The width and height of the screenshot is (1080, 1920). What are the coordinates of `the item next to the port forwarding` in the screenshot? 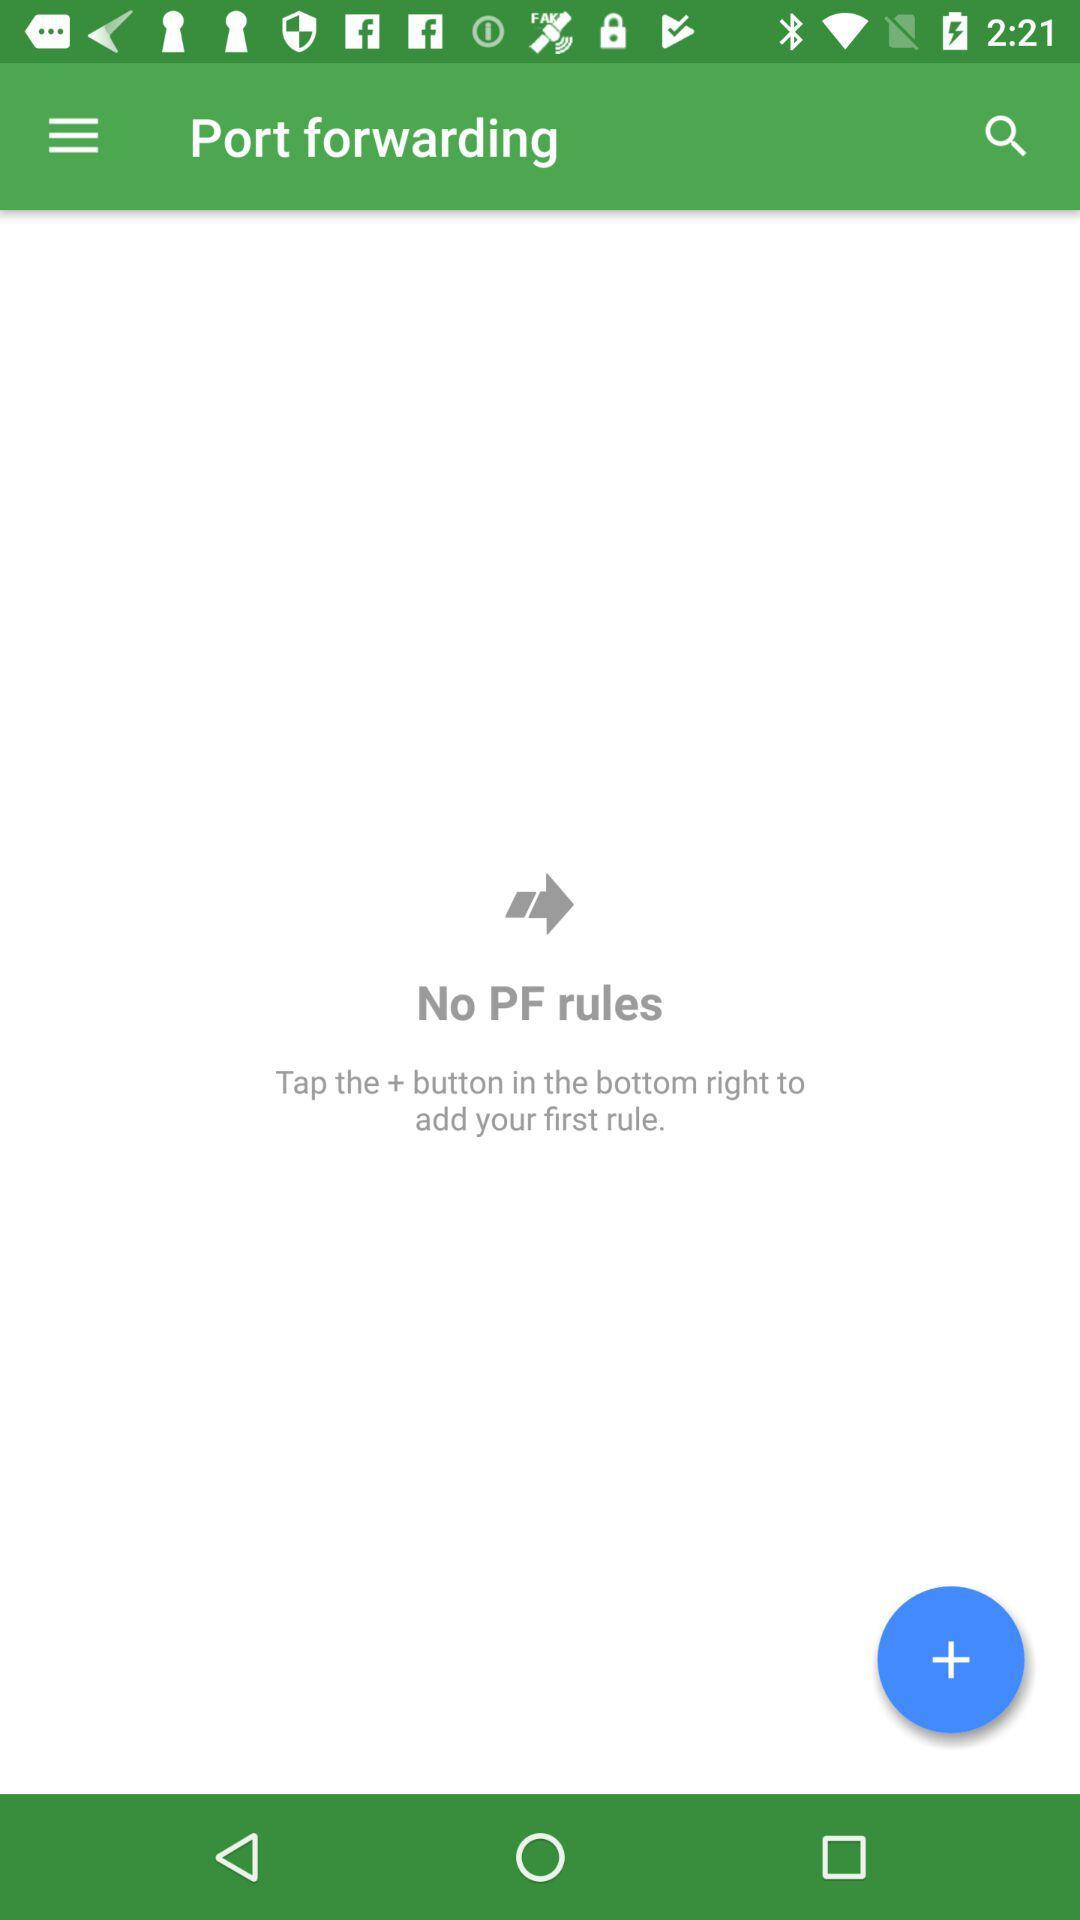 It's located at (1006, 135).